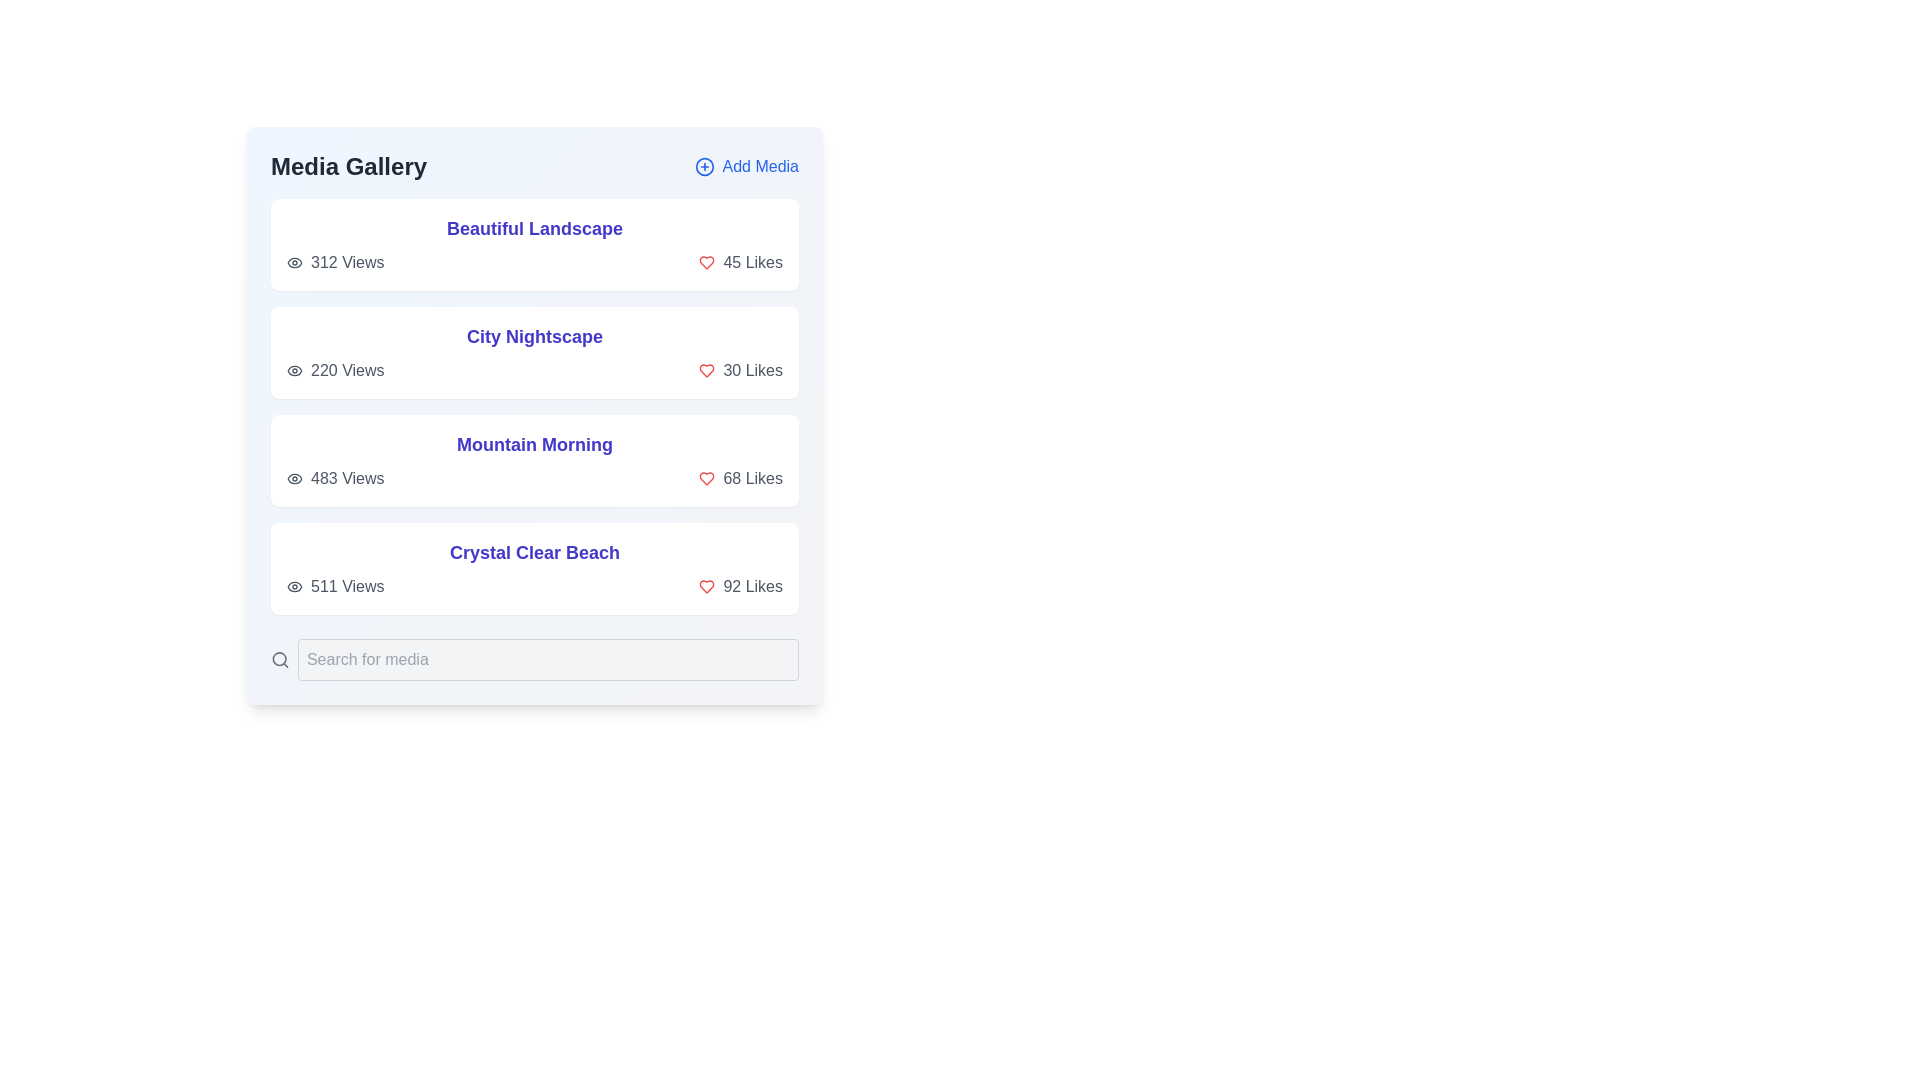 The height and width of the screenshot is (1080, 1920). I want to click on the title of the media item City Nightscape, so click(534, 335).